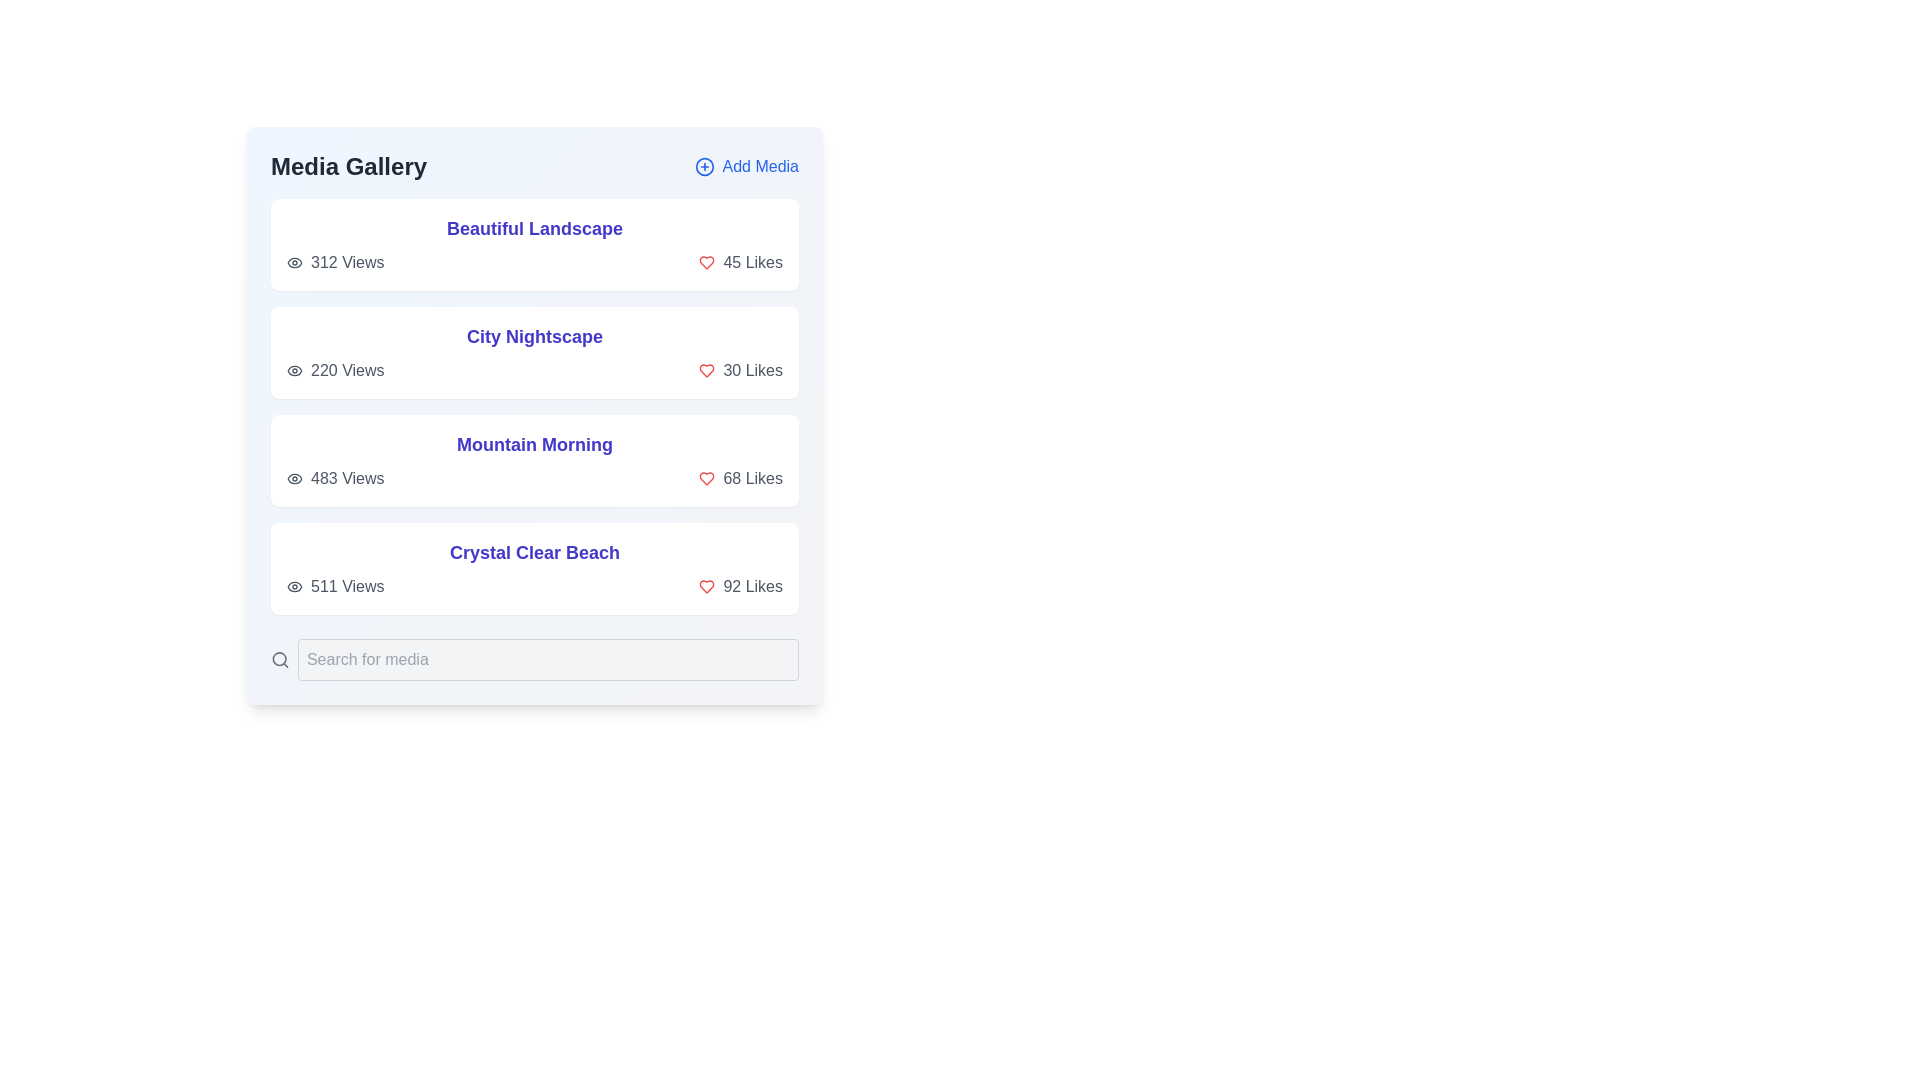 The height and width of the screenshot is (1080, 1920). I want to click on the title of the media item City Nightscape, so click(534, 335).